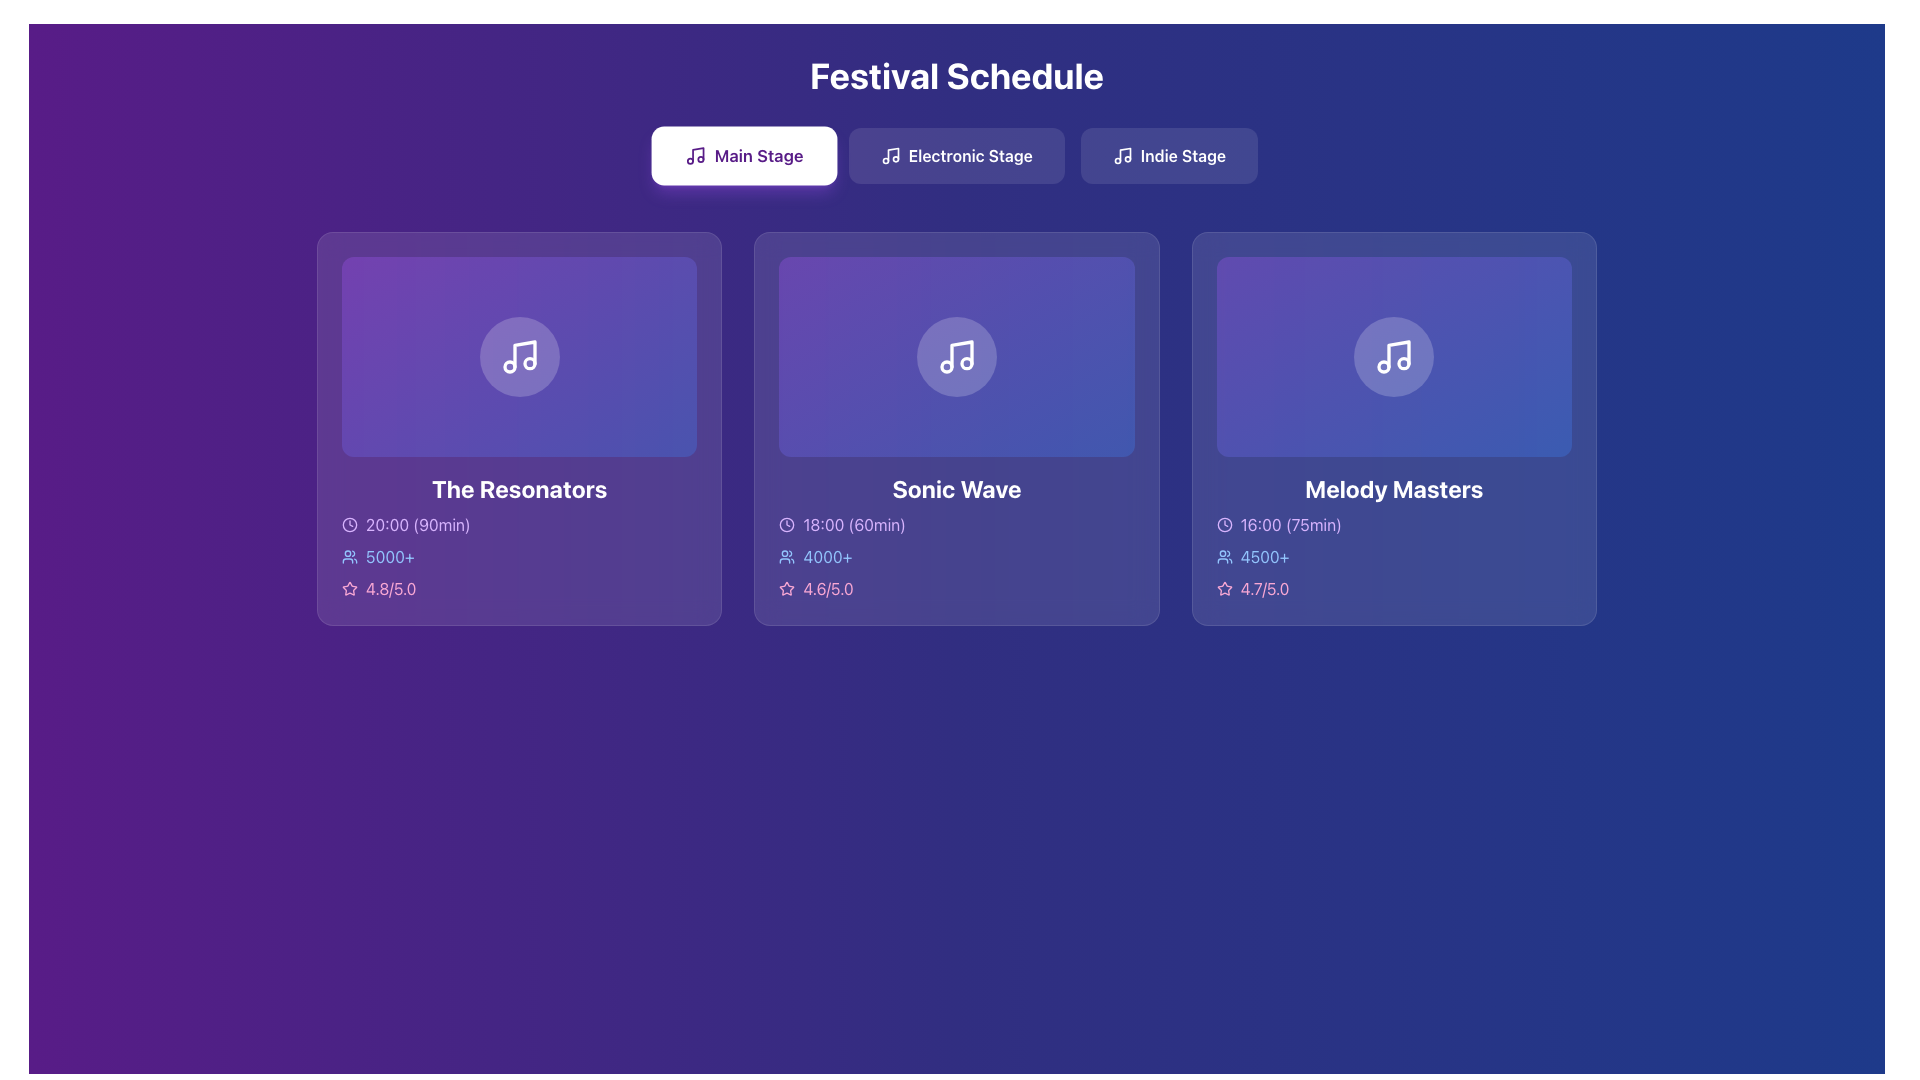 Image resolution: width=1920 pixels, height=1080 pixels. Describe the element at coordinates (350, 587) in the screenshot. I see `the star icon located at the bottom-right corner of 'The Resonators' card` at that location.